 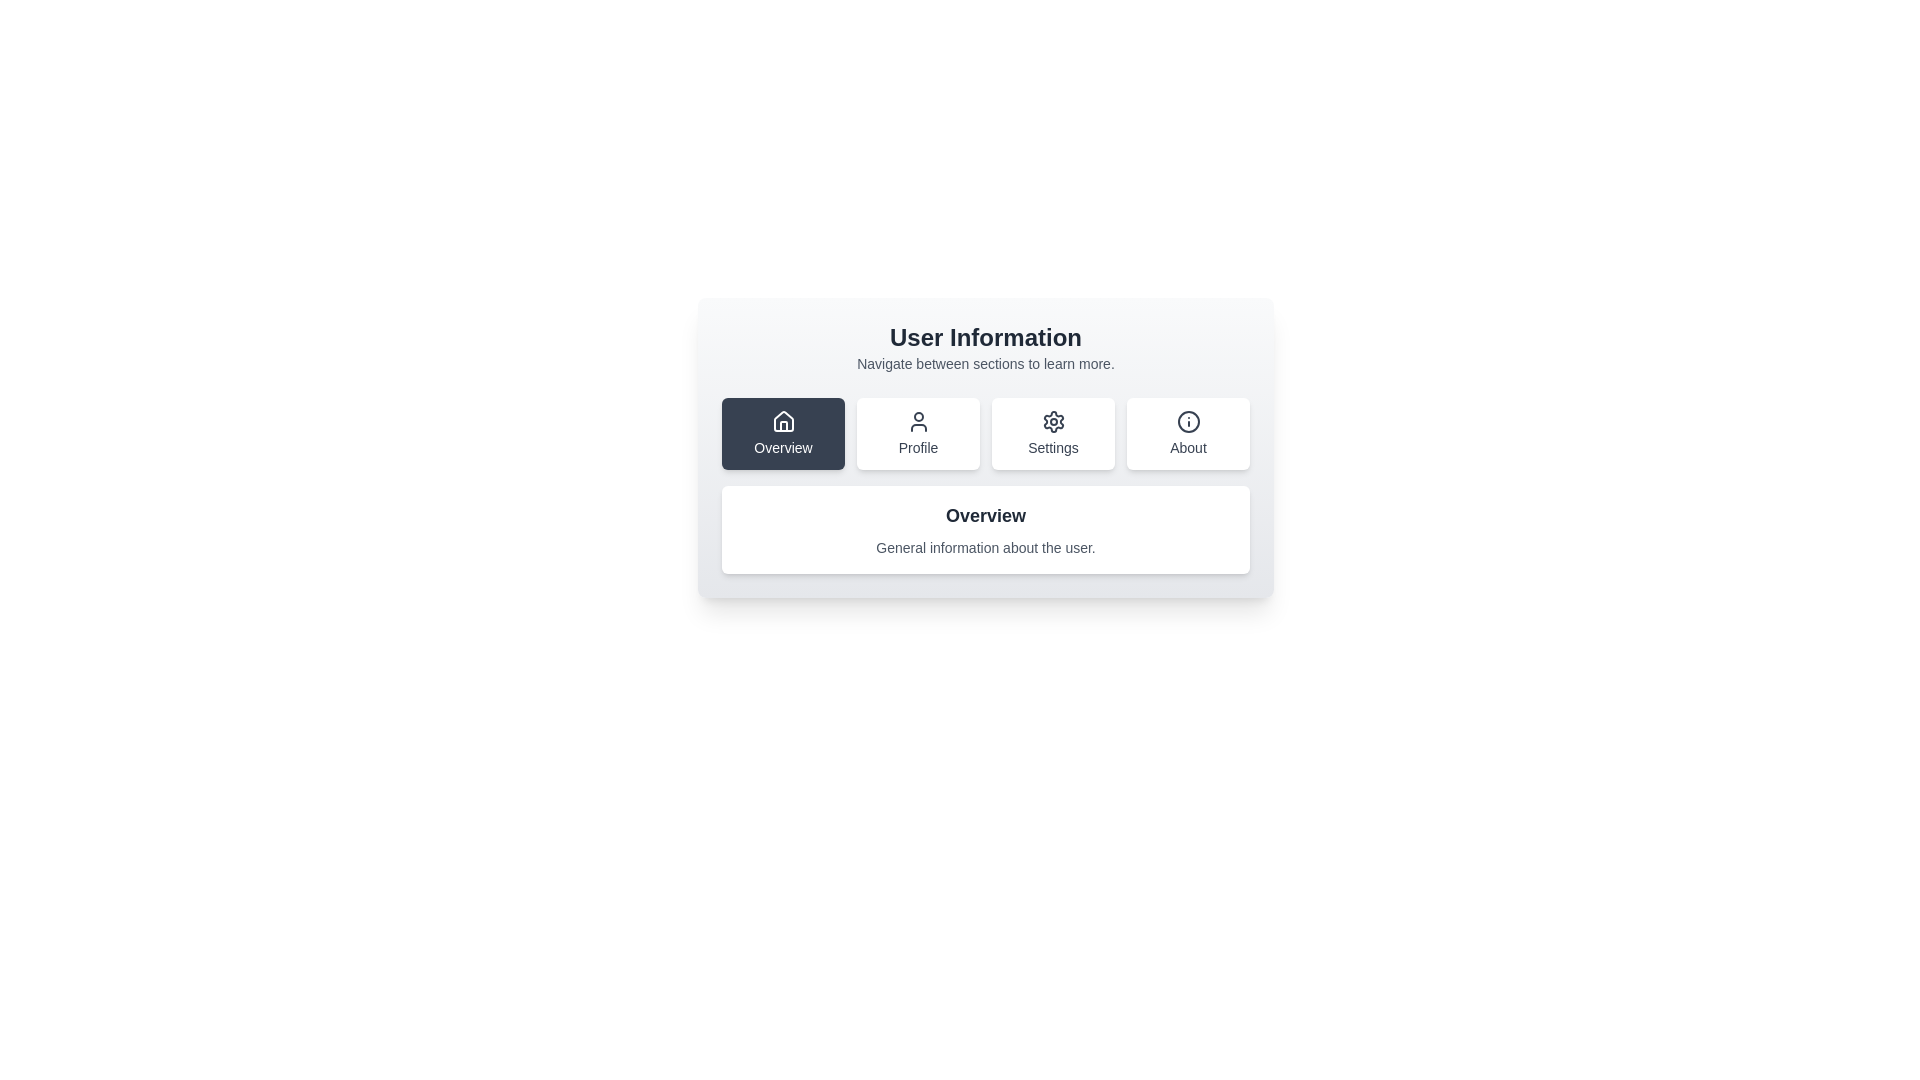 What do you see at coordinates (985, 433) in the screenshot?
I see `the 'Settings' button in the horizontal navigation bar located below the 'User Information' card` at bounding box center [985, 433].